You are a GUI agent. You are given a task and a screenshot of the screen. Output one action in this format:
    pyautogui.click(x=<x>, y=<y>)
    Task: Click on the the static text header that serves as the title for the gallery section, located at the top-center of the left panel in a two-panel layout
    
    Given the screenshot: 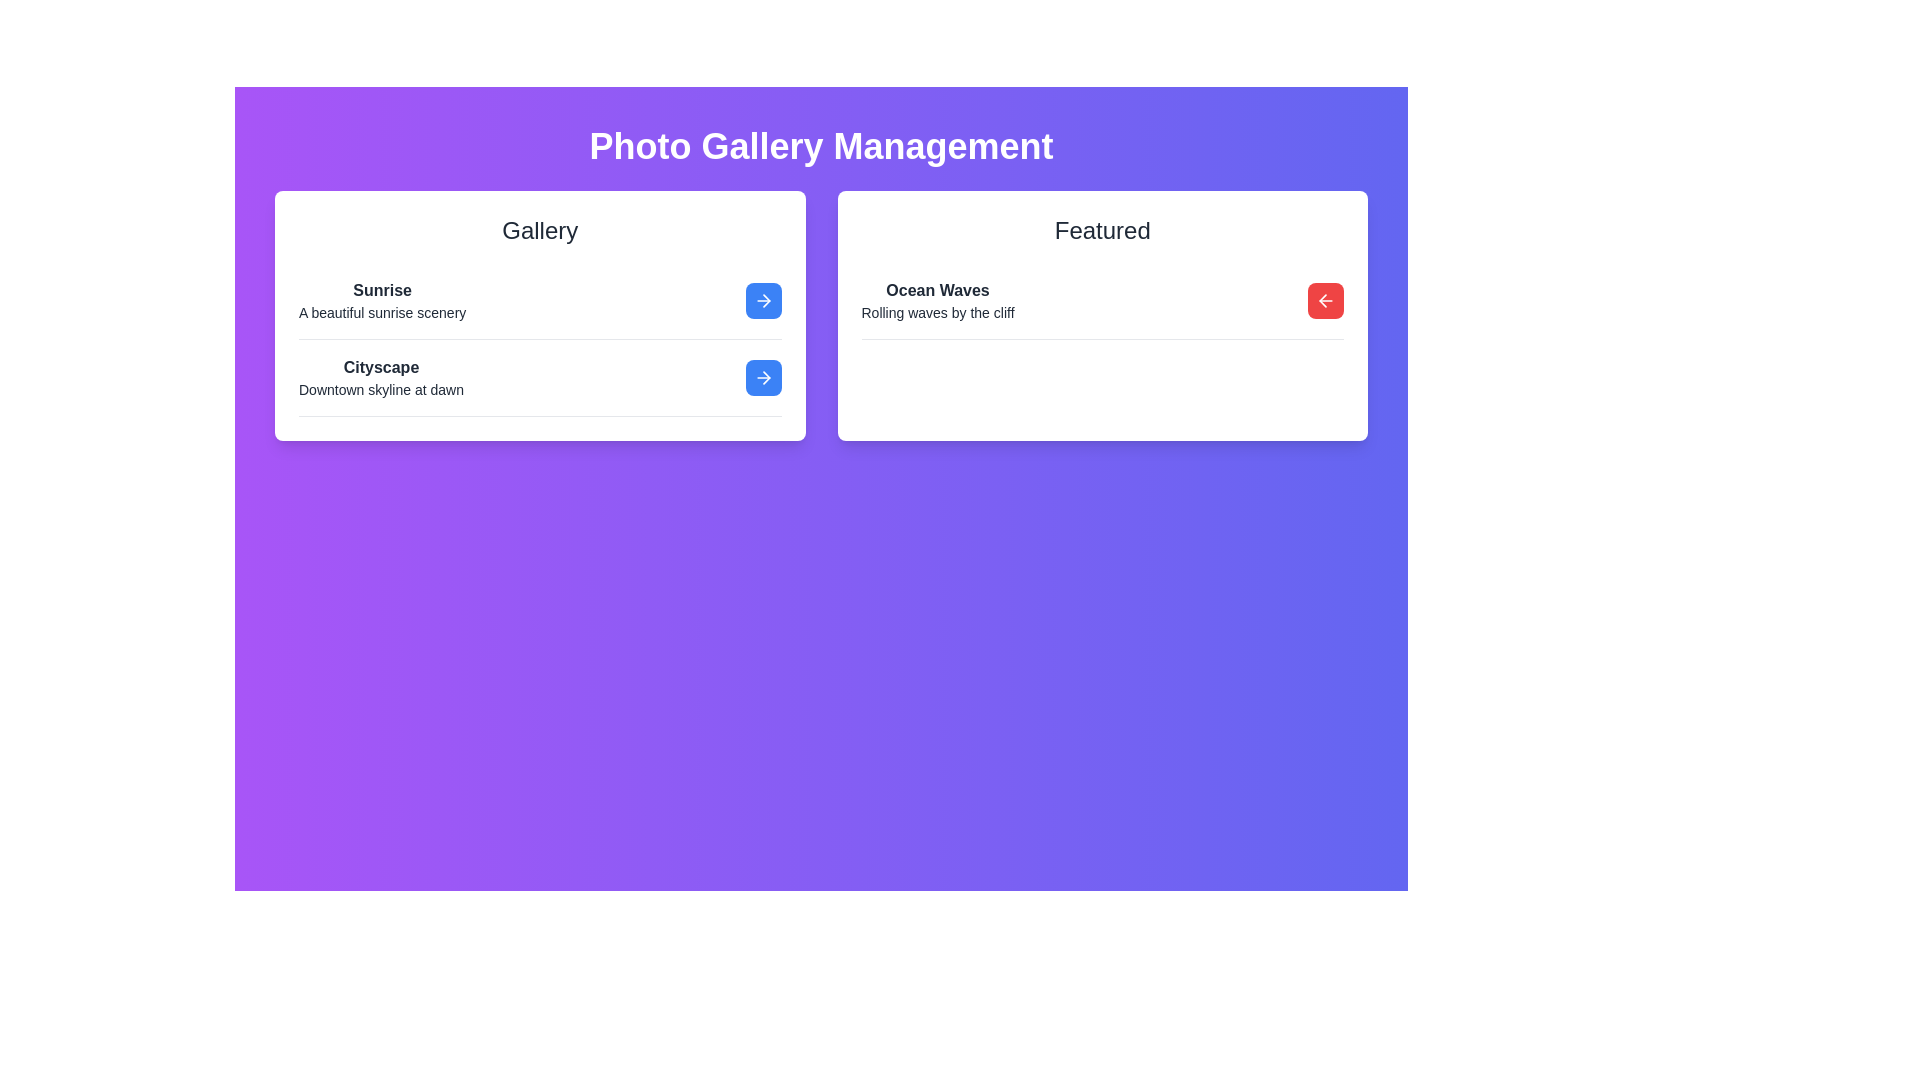 What is the action you would take?
    pyautogui.click(x=540, y=230)
    